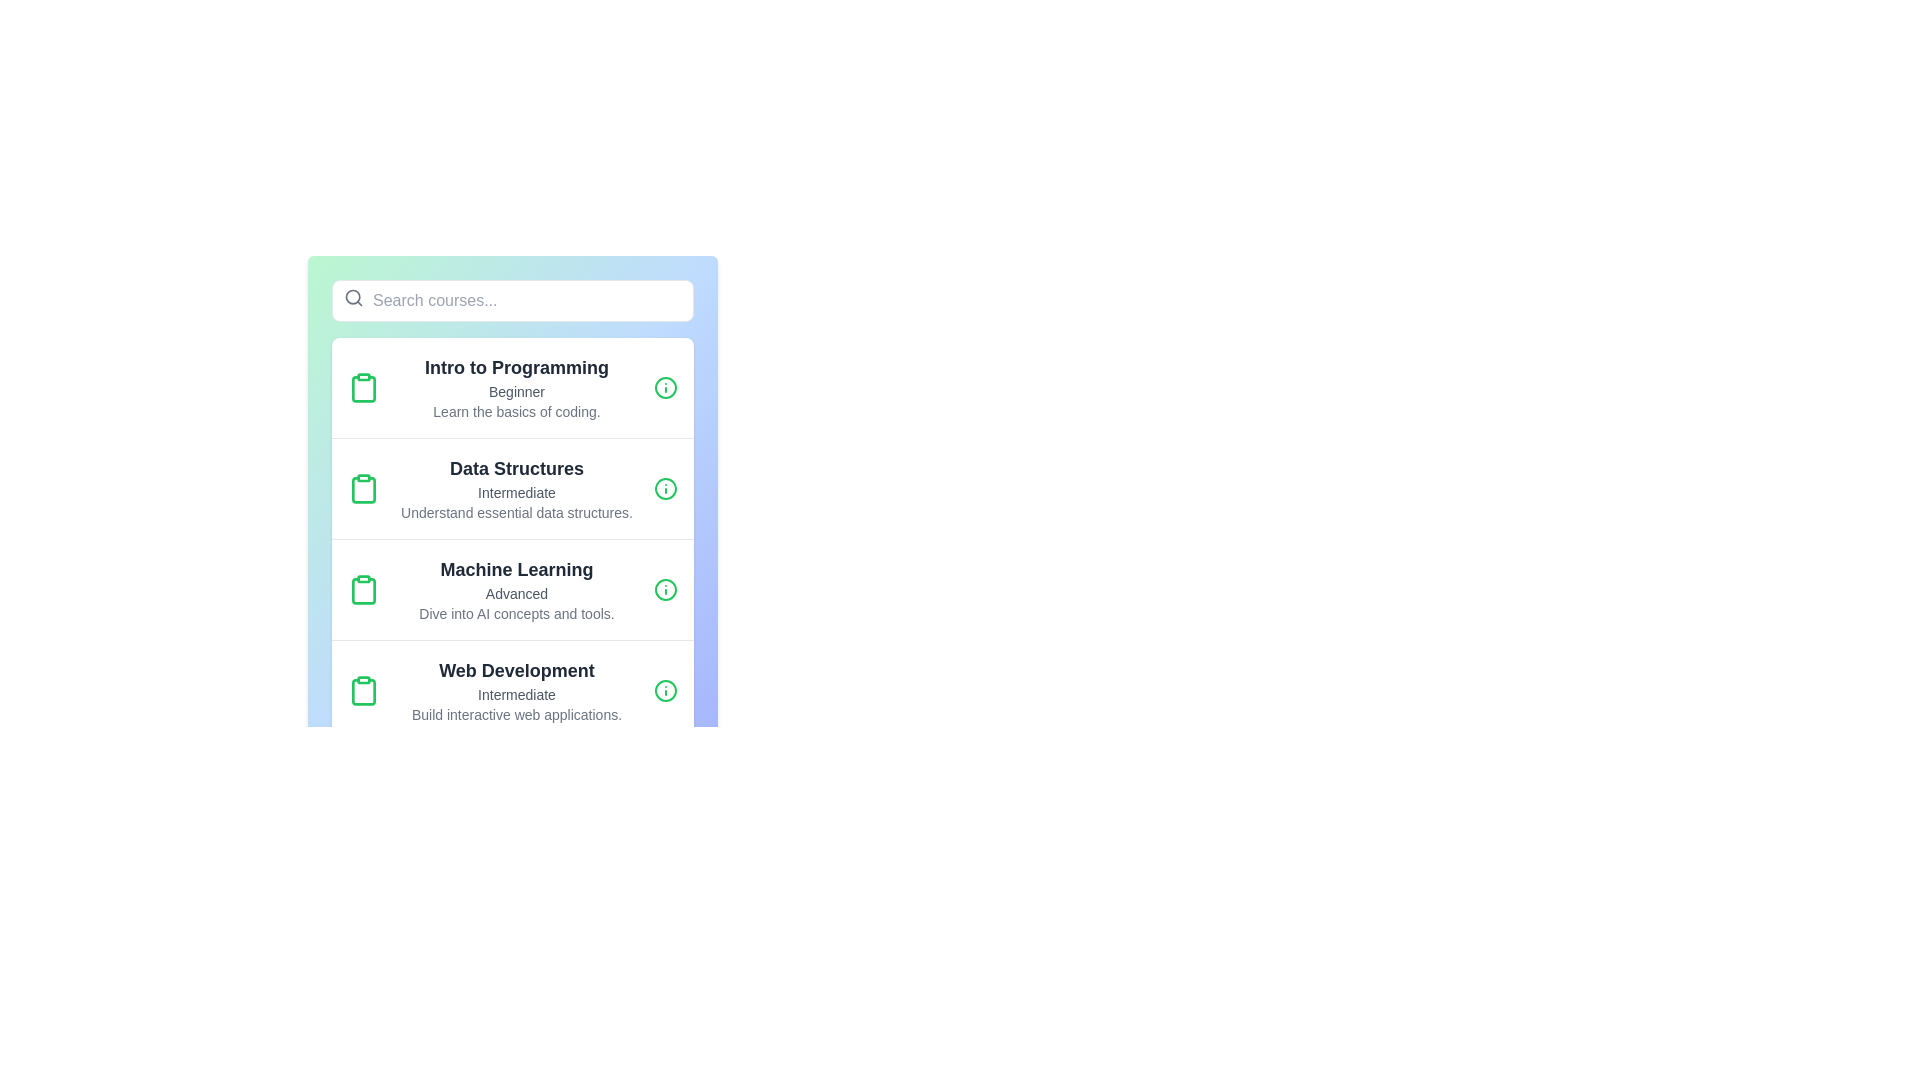 This screenshot has width=1920, height=1080. What do you see at coordinates (364, 389) in the screenshot?
I see `the Icon or SVG graphic representing the first course item, which is located to the left of the text 'Intro to Programming'` at bounding box center [364, 389].